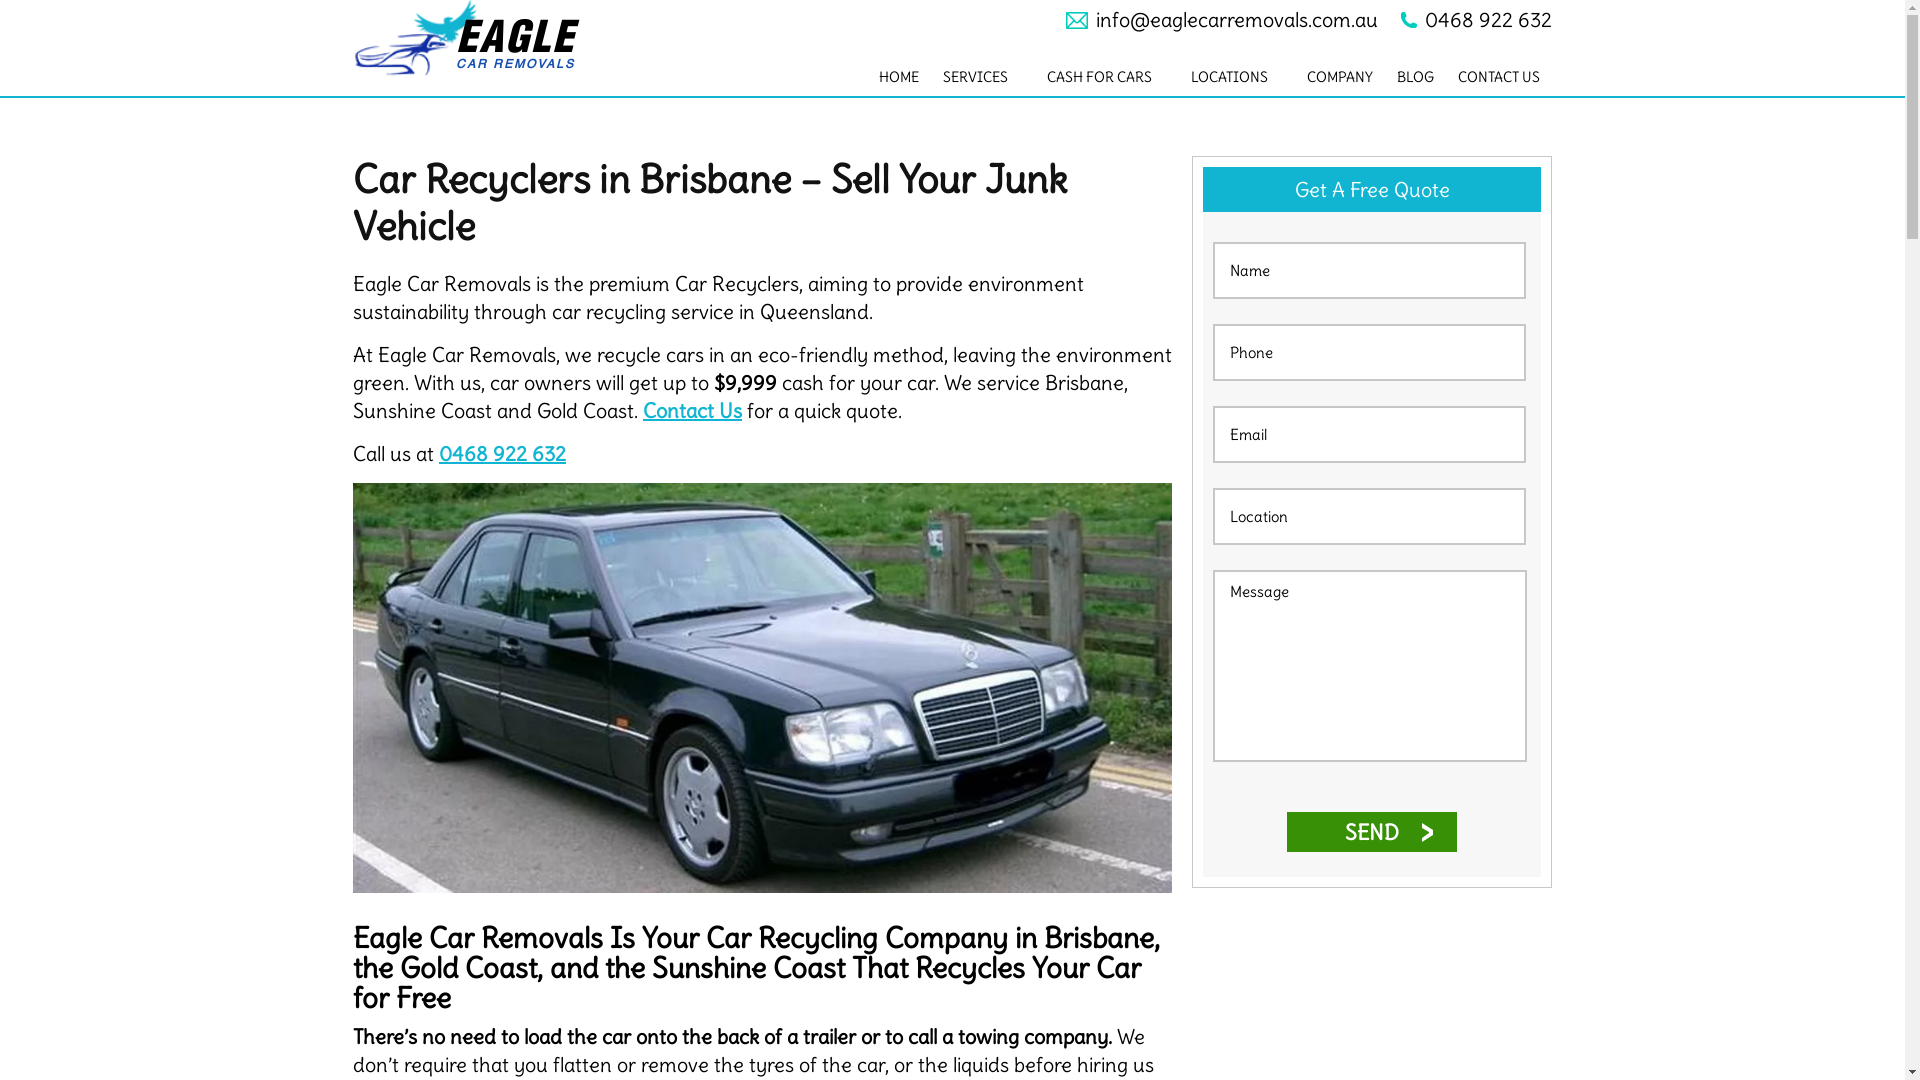 The height and width of the screenshot is (1080, 1920). What do you see at coordinates (486, 38) in the screenshot?
I see `'EAGLE` at bounding box center [486, 38].